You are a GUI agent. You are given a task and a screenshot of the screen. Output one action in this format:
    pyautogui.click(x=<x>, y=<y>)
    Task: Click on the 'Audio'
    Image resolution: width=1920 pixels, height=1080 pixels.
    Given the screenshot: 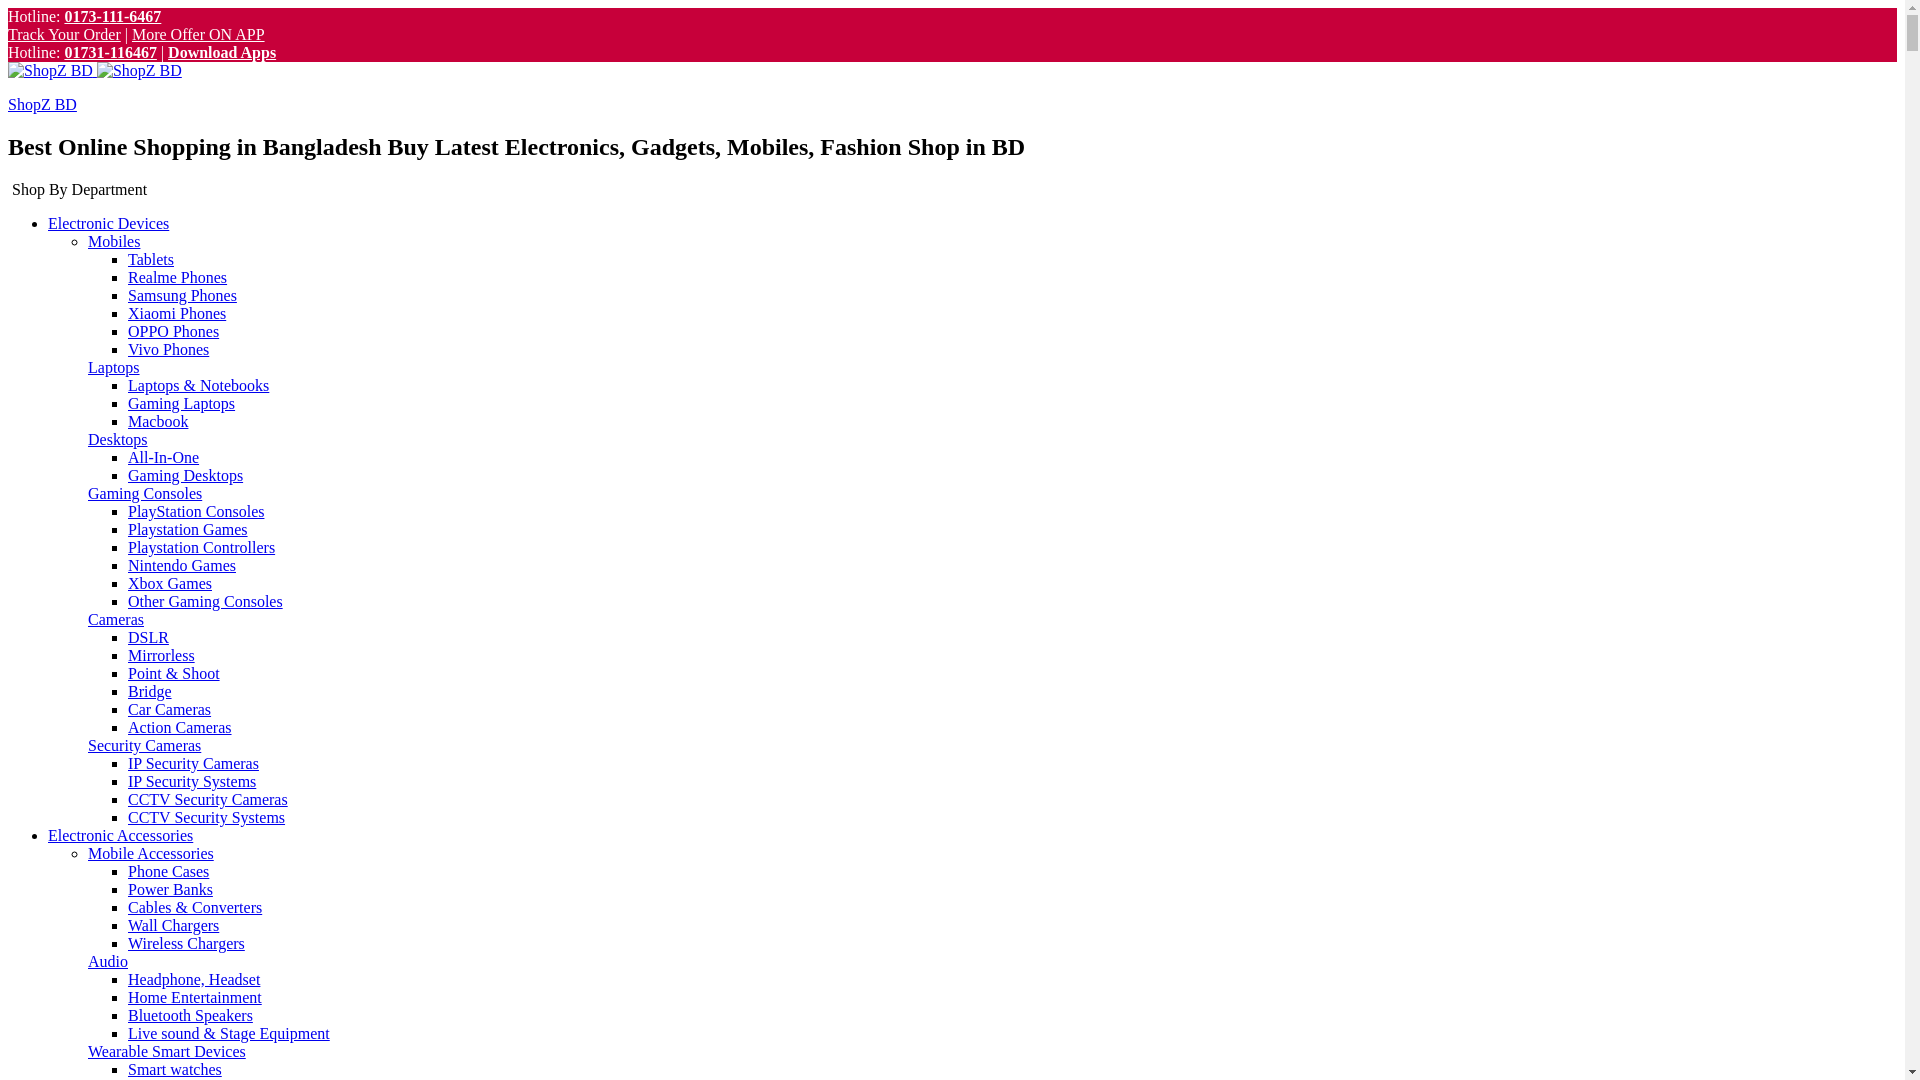 What is the action you would take?
    pyautogui.click(x=106, y=960)
    